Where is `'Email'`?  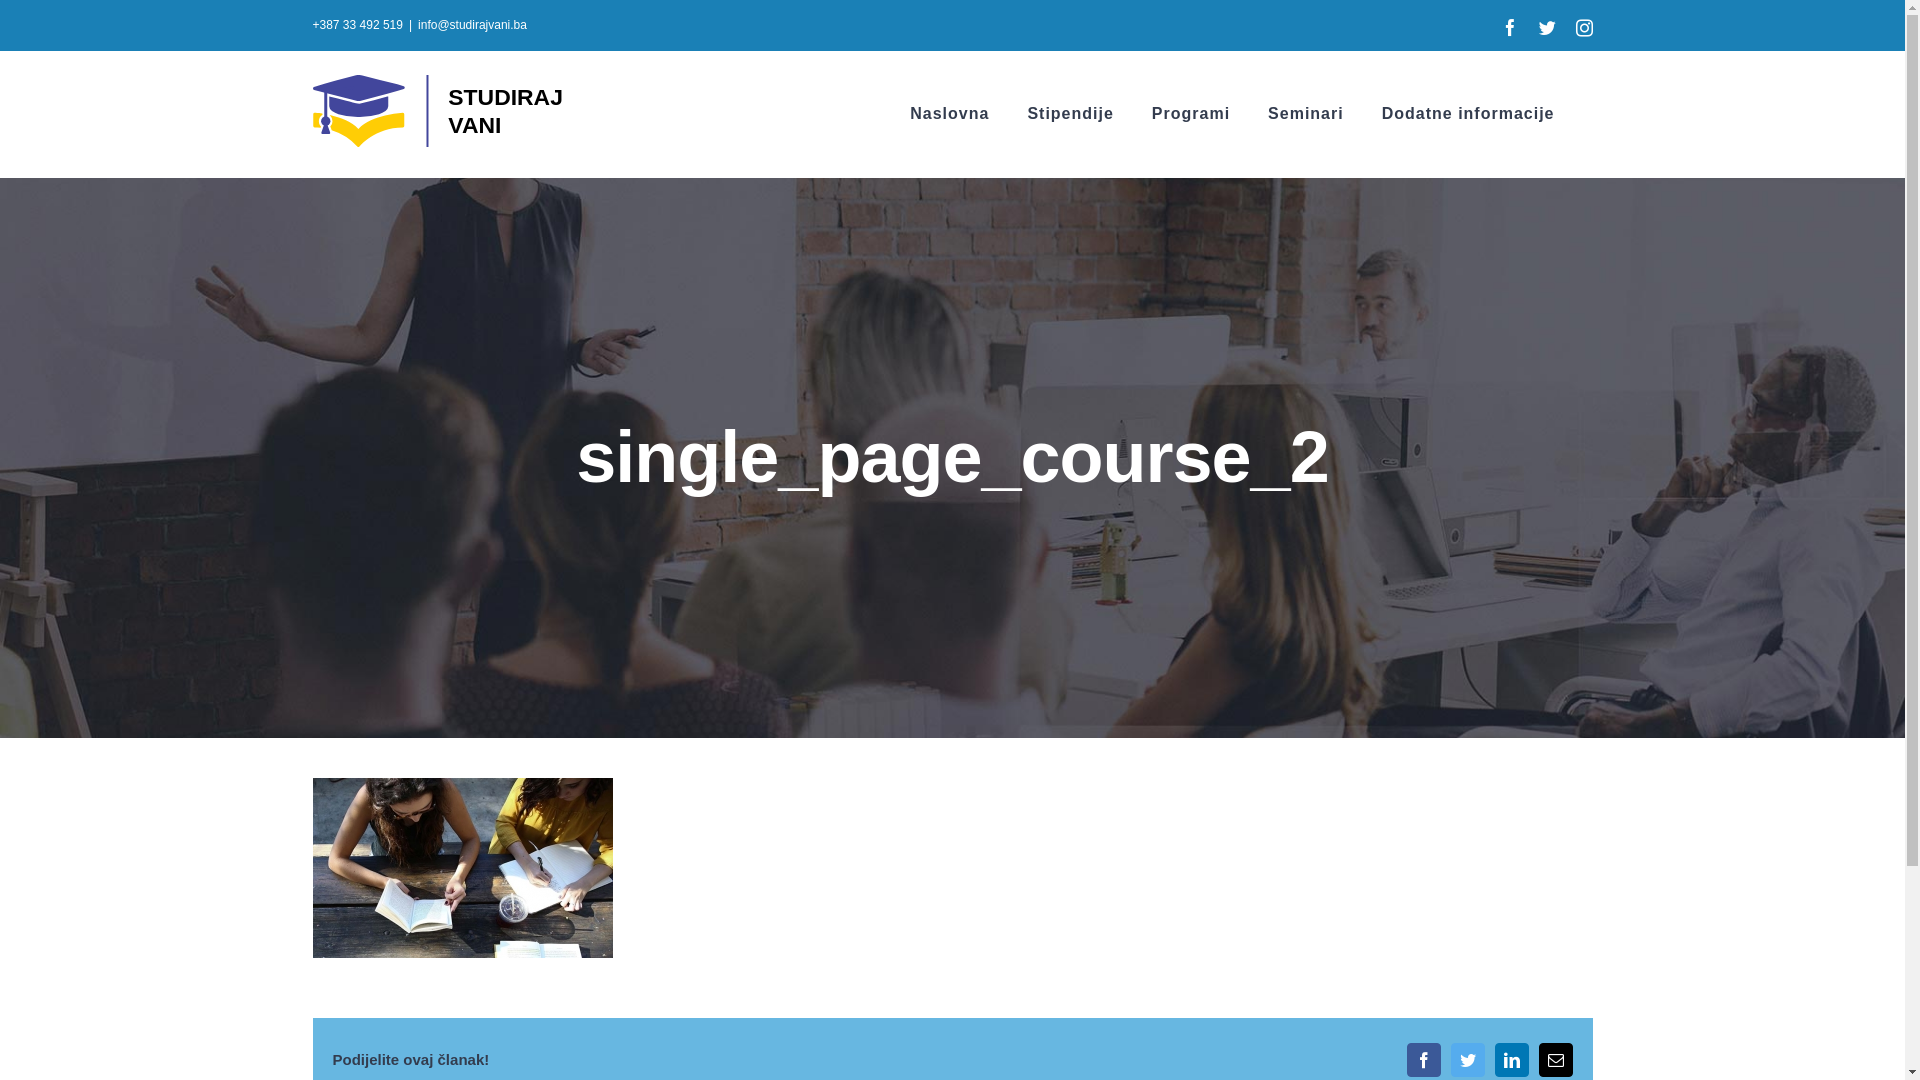 'Email' is located at coordinates (1554, 1059).